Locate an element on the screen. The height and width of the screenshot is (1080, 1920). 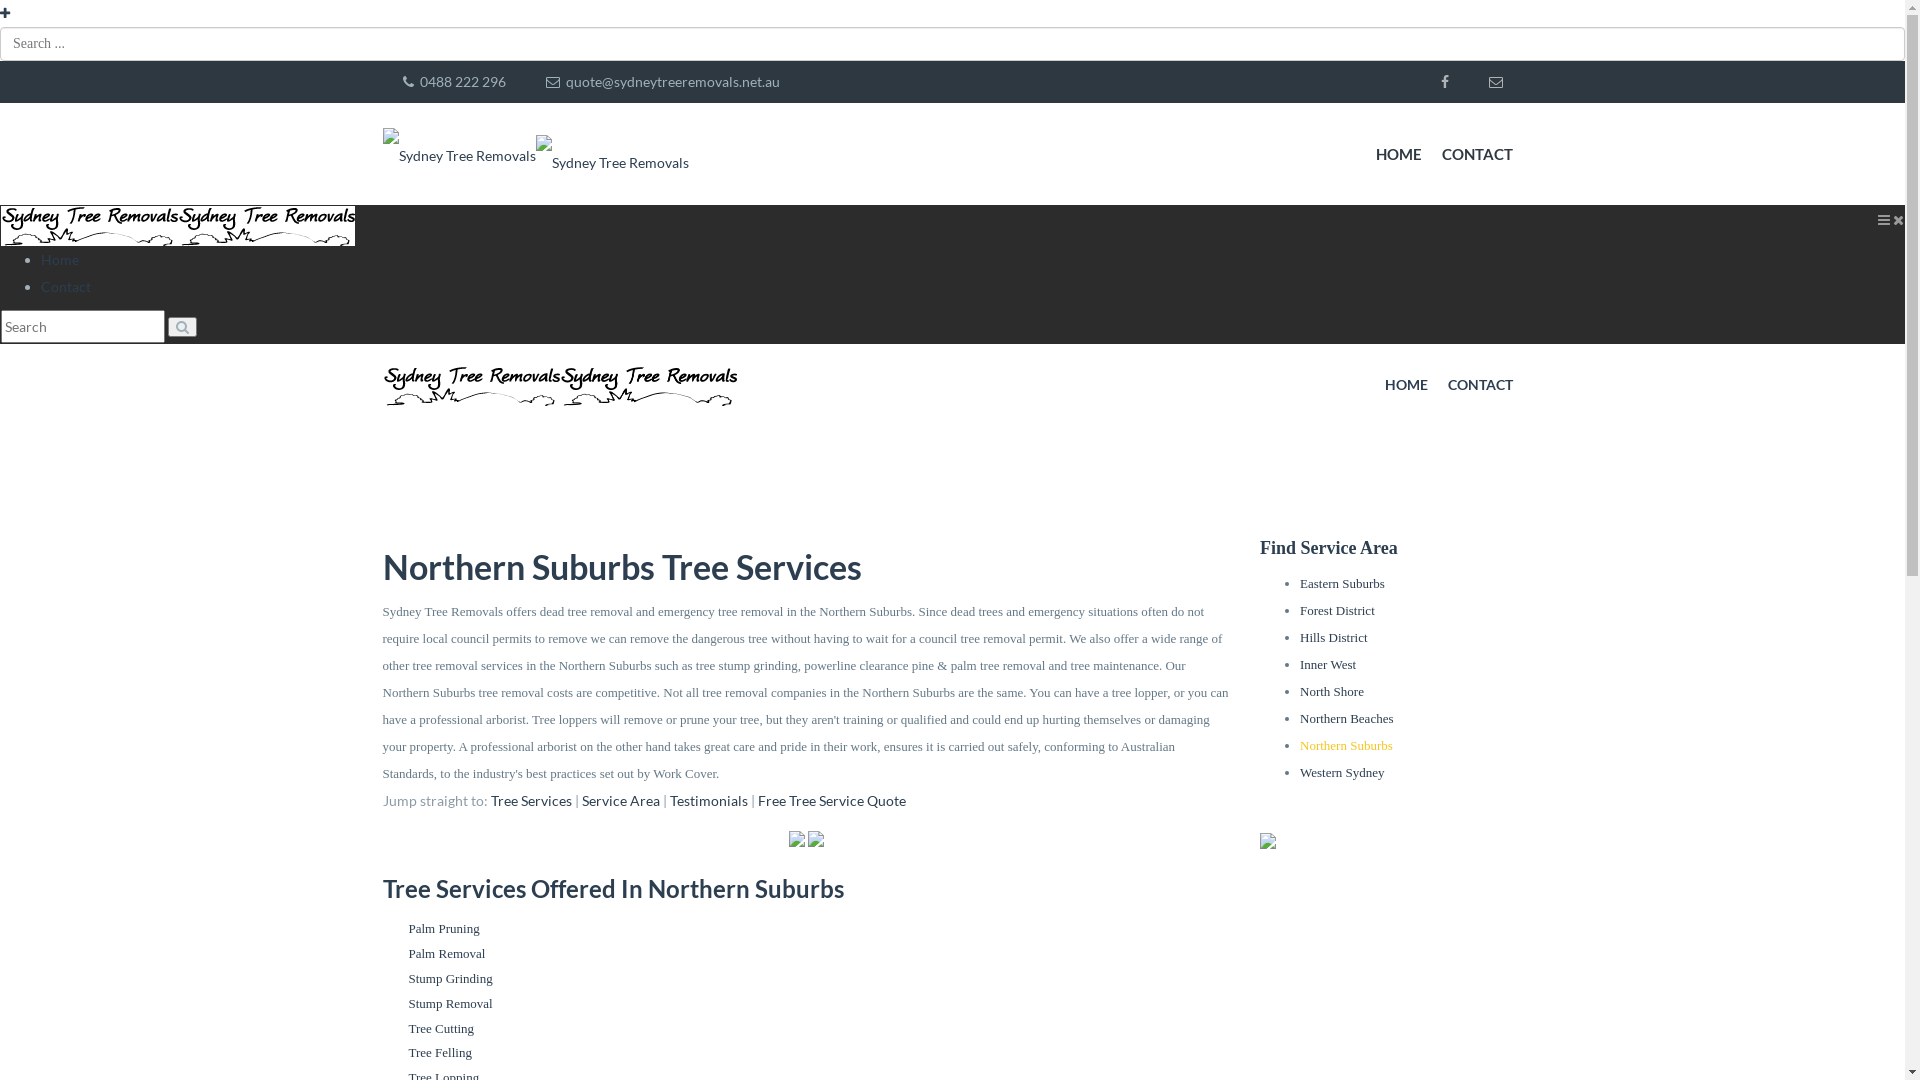
'HOME' is located at coordinates (1372, 385).